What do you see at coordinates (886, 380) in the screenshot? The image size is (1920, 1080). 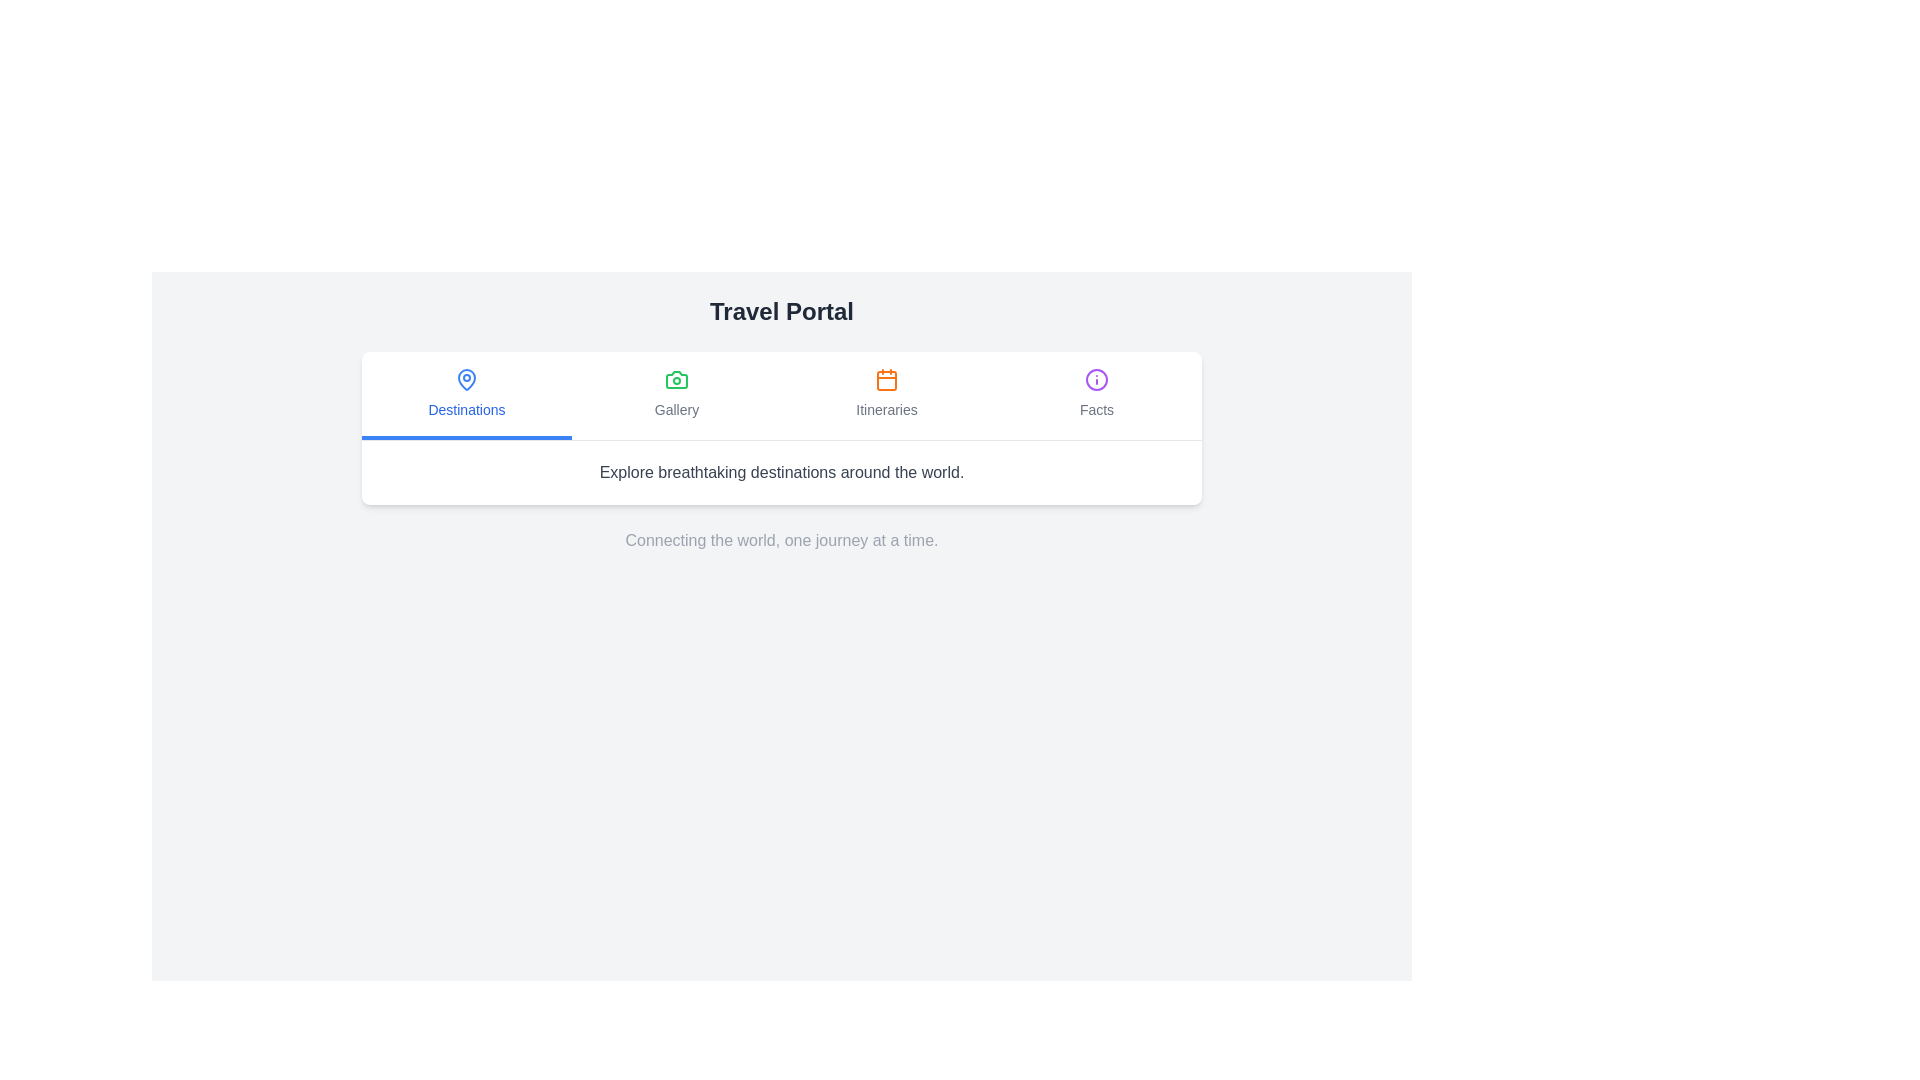 I see `the icon representing the 'Itineraries' section in the horizontal navigation bar for additional options` at bounding box center [886, 380].